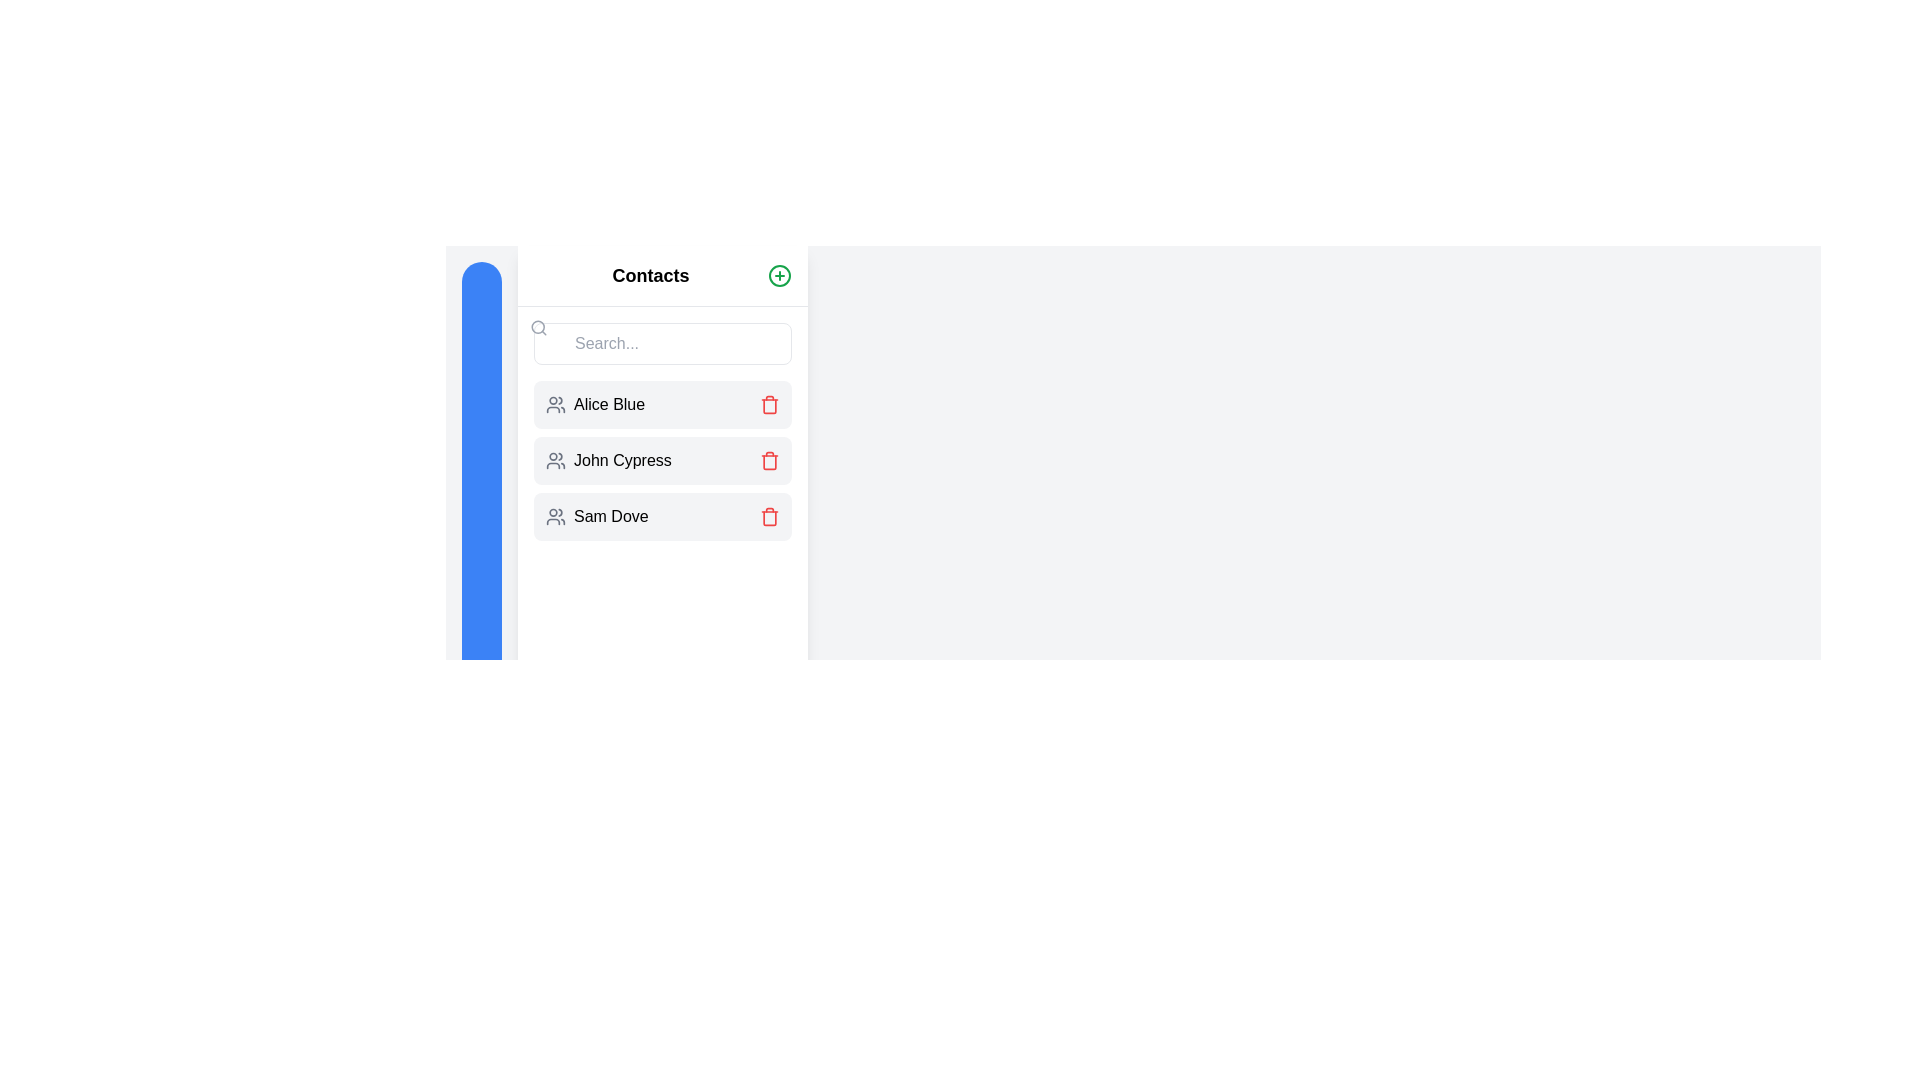 The image size is (1920, 1080). What do you see at coordinates (778, 276) in the screenshot?
I see `the small green plus icon button located to the right of the 'Contacts' heading to initiate adding a contact` at bounding box center [778, 276].